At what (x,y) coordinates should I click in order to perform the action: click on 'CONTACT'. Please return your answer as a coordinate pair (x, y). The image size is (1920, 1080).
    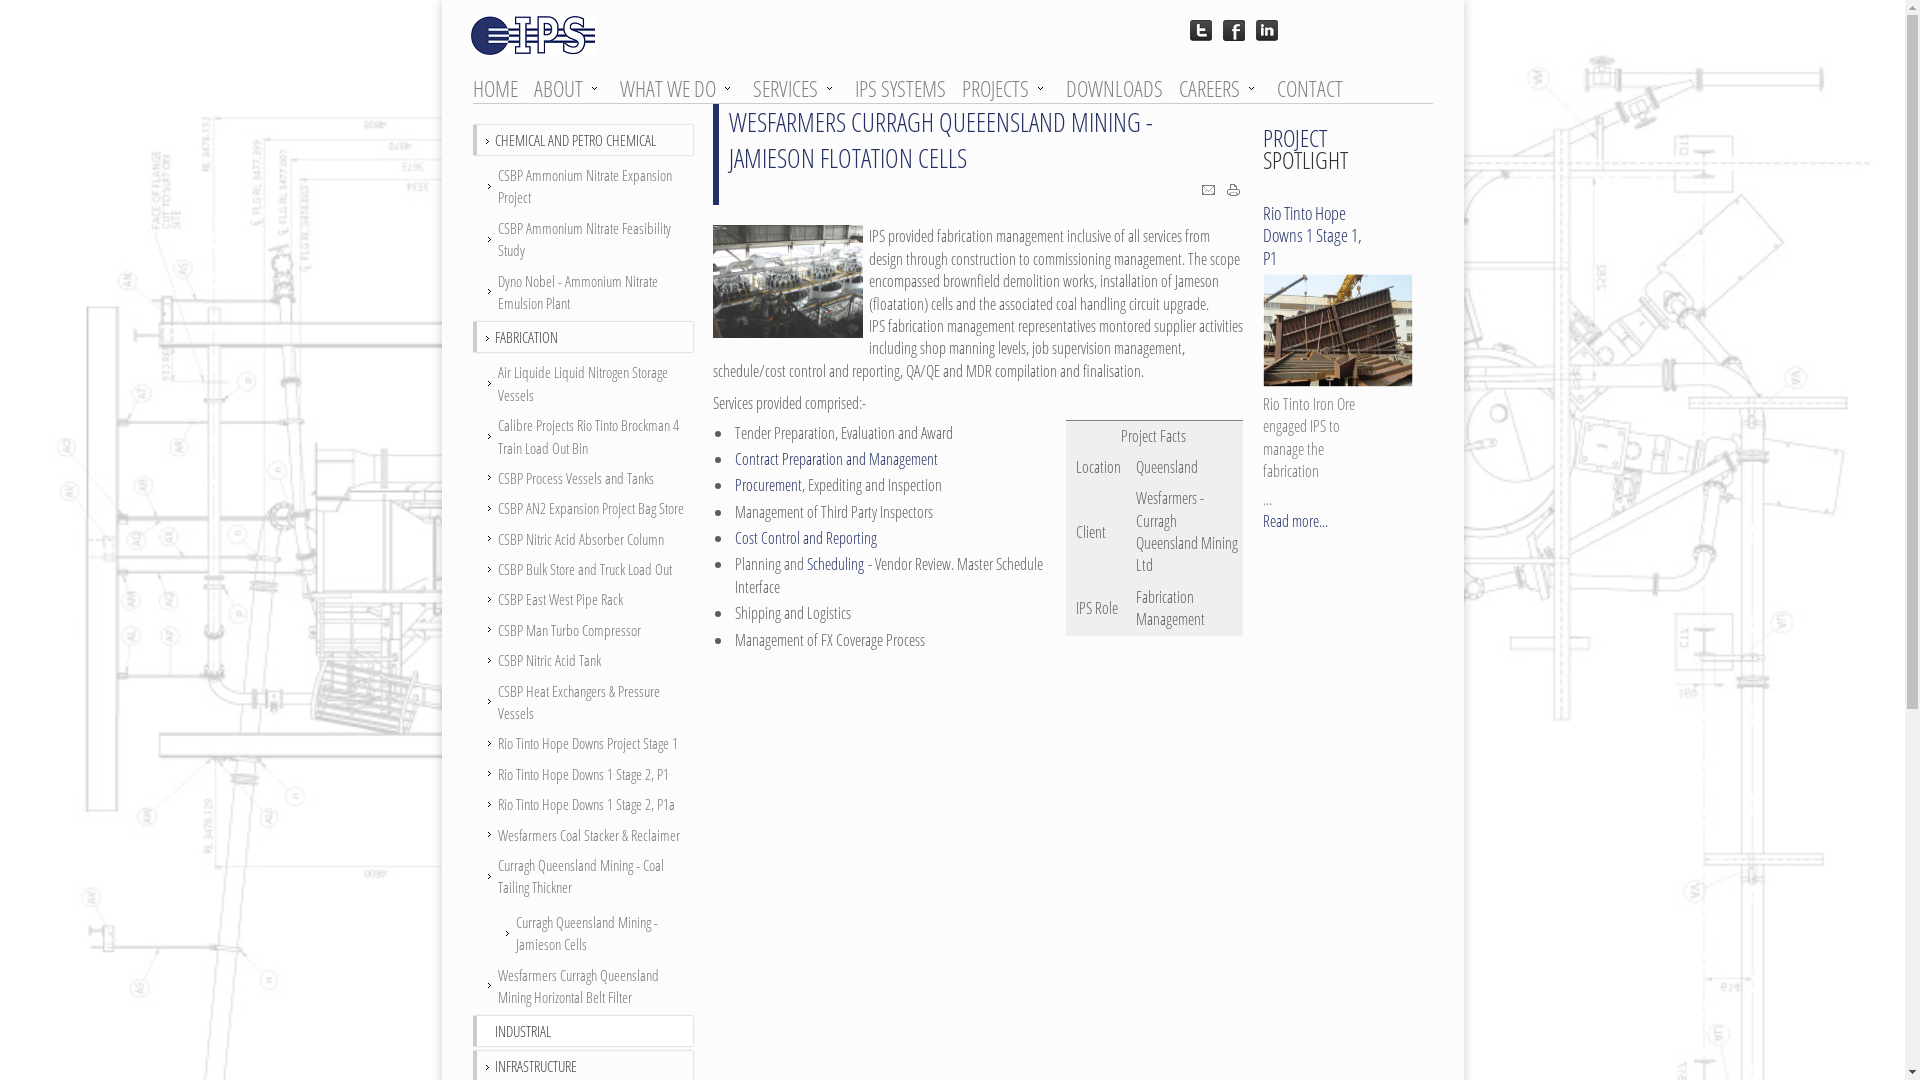
    Looking at the image, I should click on (1275, 87).